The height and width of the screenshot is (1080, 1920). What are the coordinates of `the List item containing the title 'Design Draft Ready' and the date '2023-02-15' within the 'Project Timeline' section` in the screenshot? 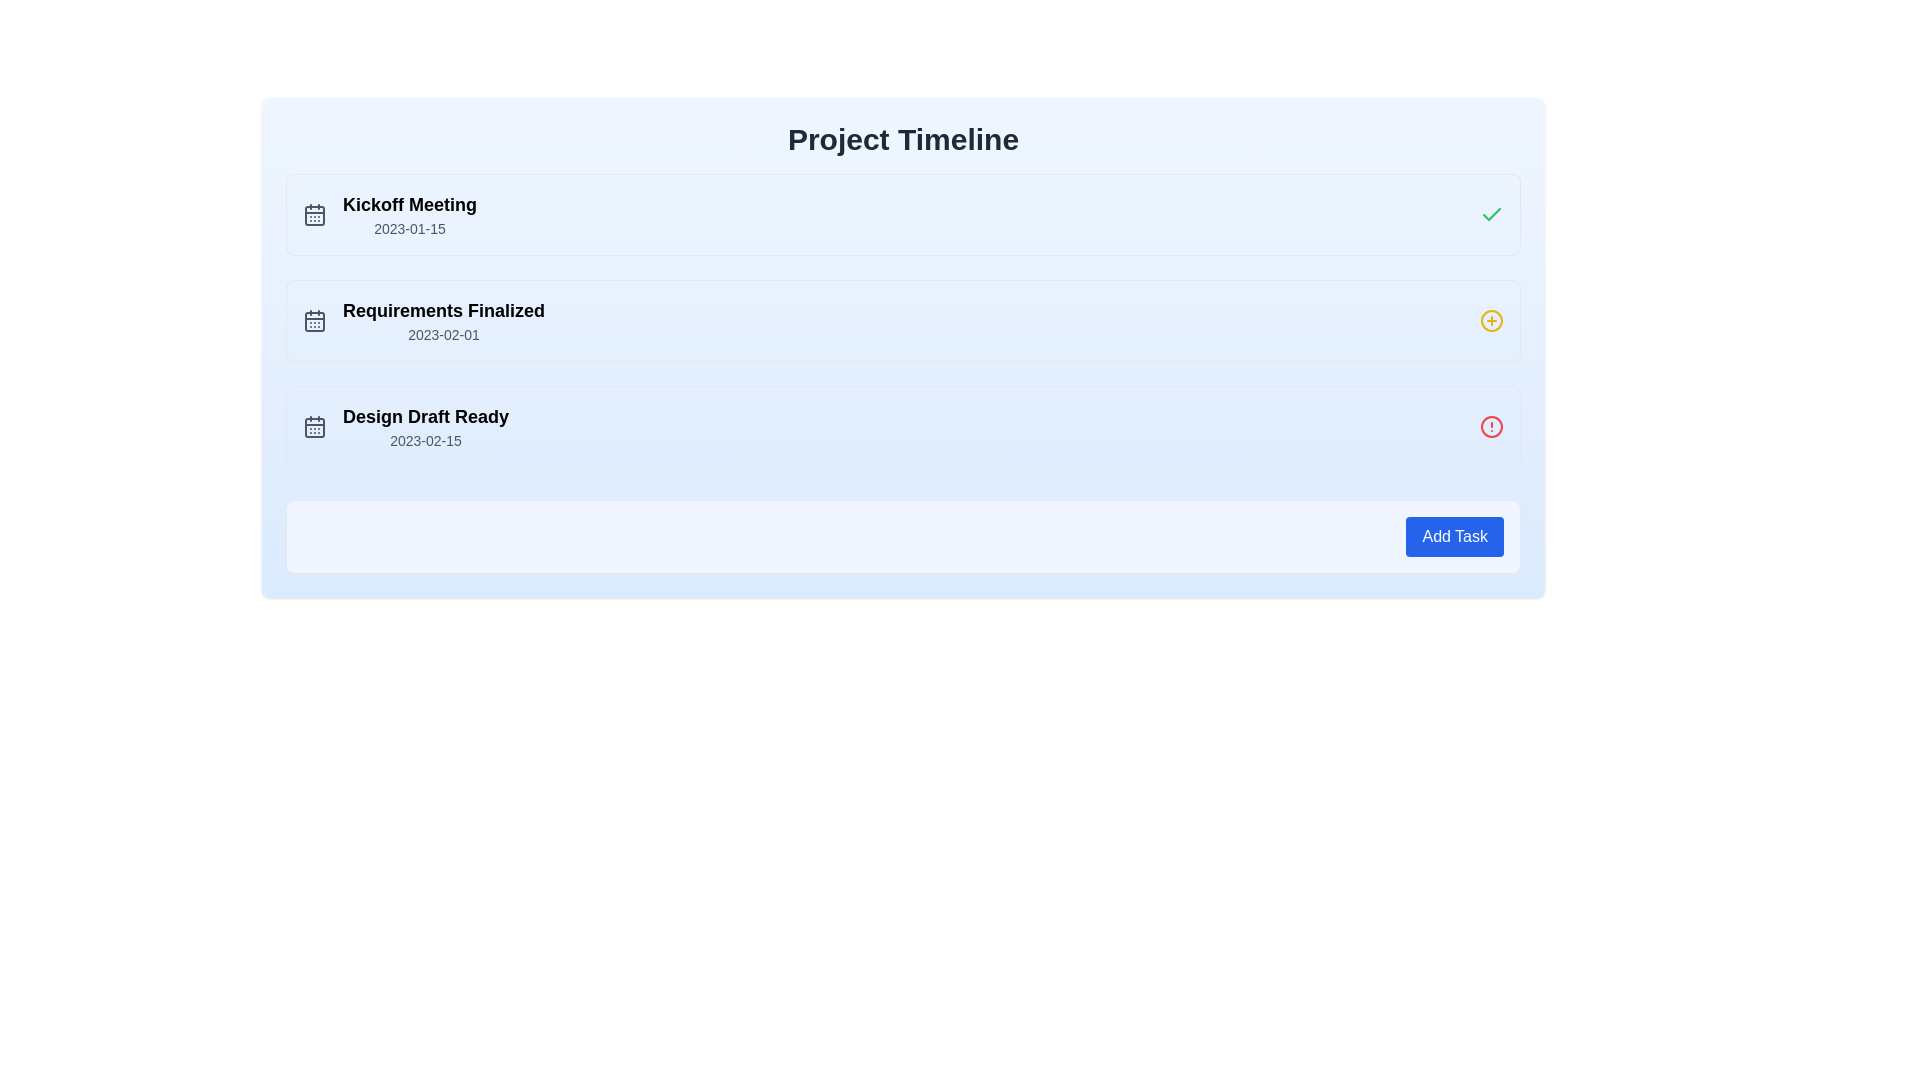 It's located at (425, 426).